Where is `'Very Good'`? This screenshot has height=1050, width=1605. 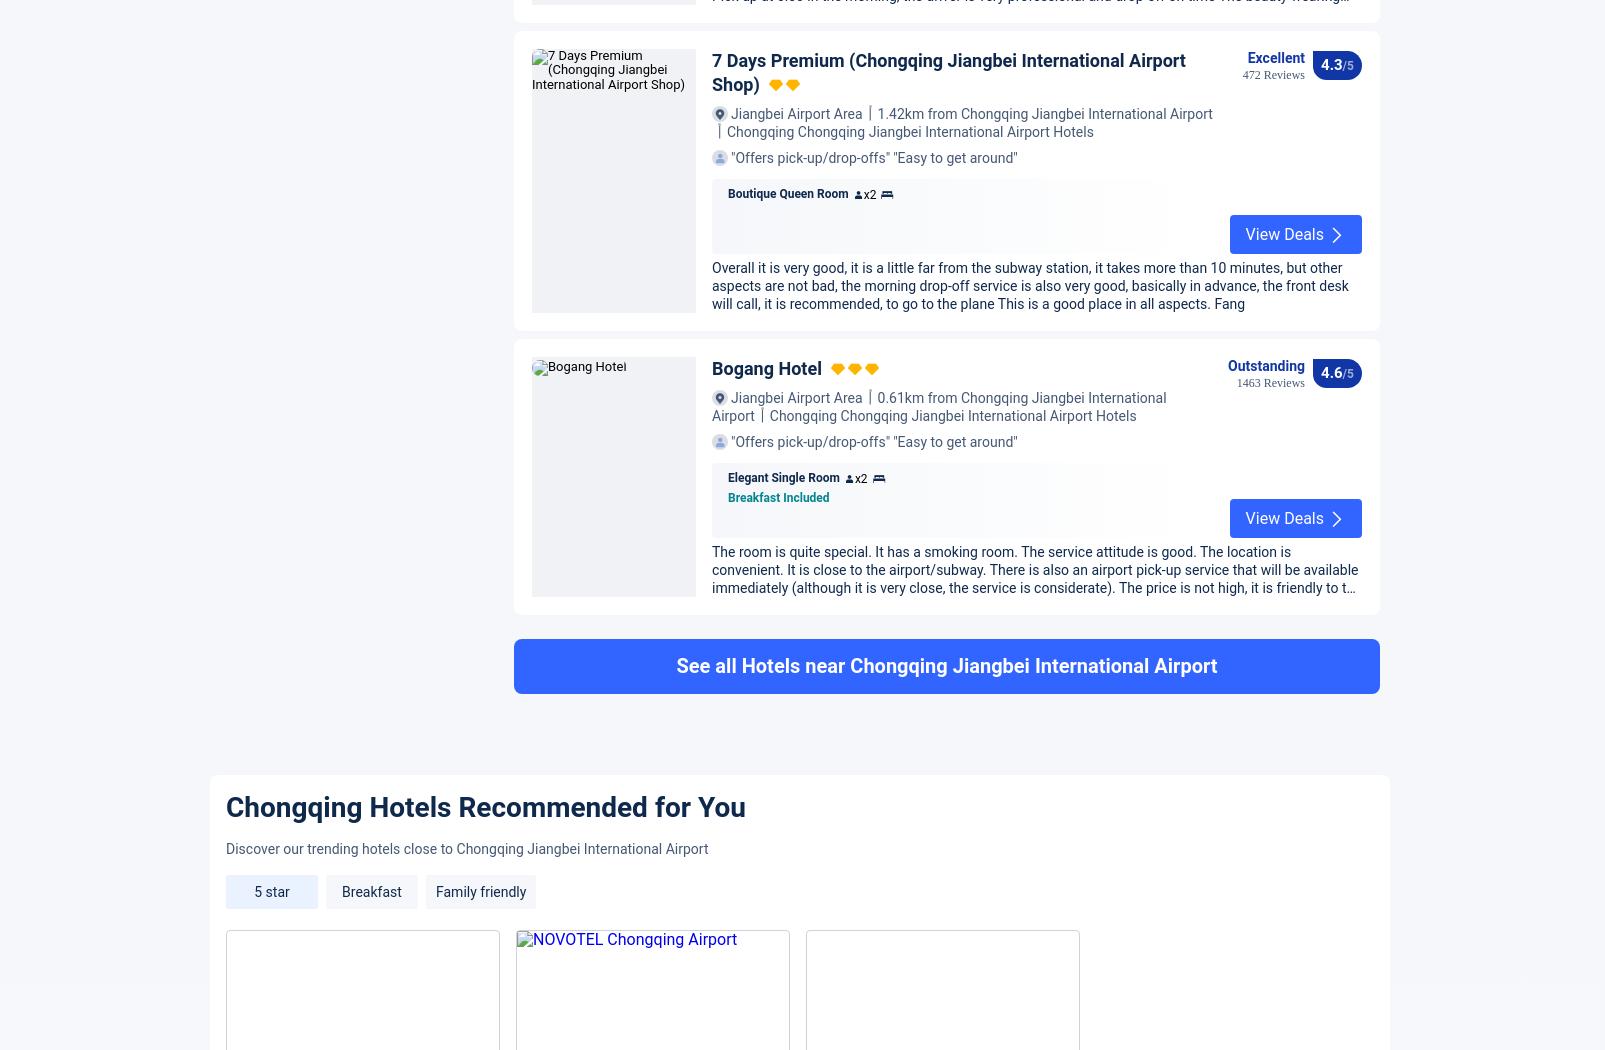 'Very Good' is located at coordinates (1287, 305).